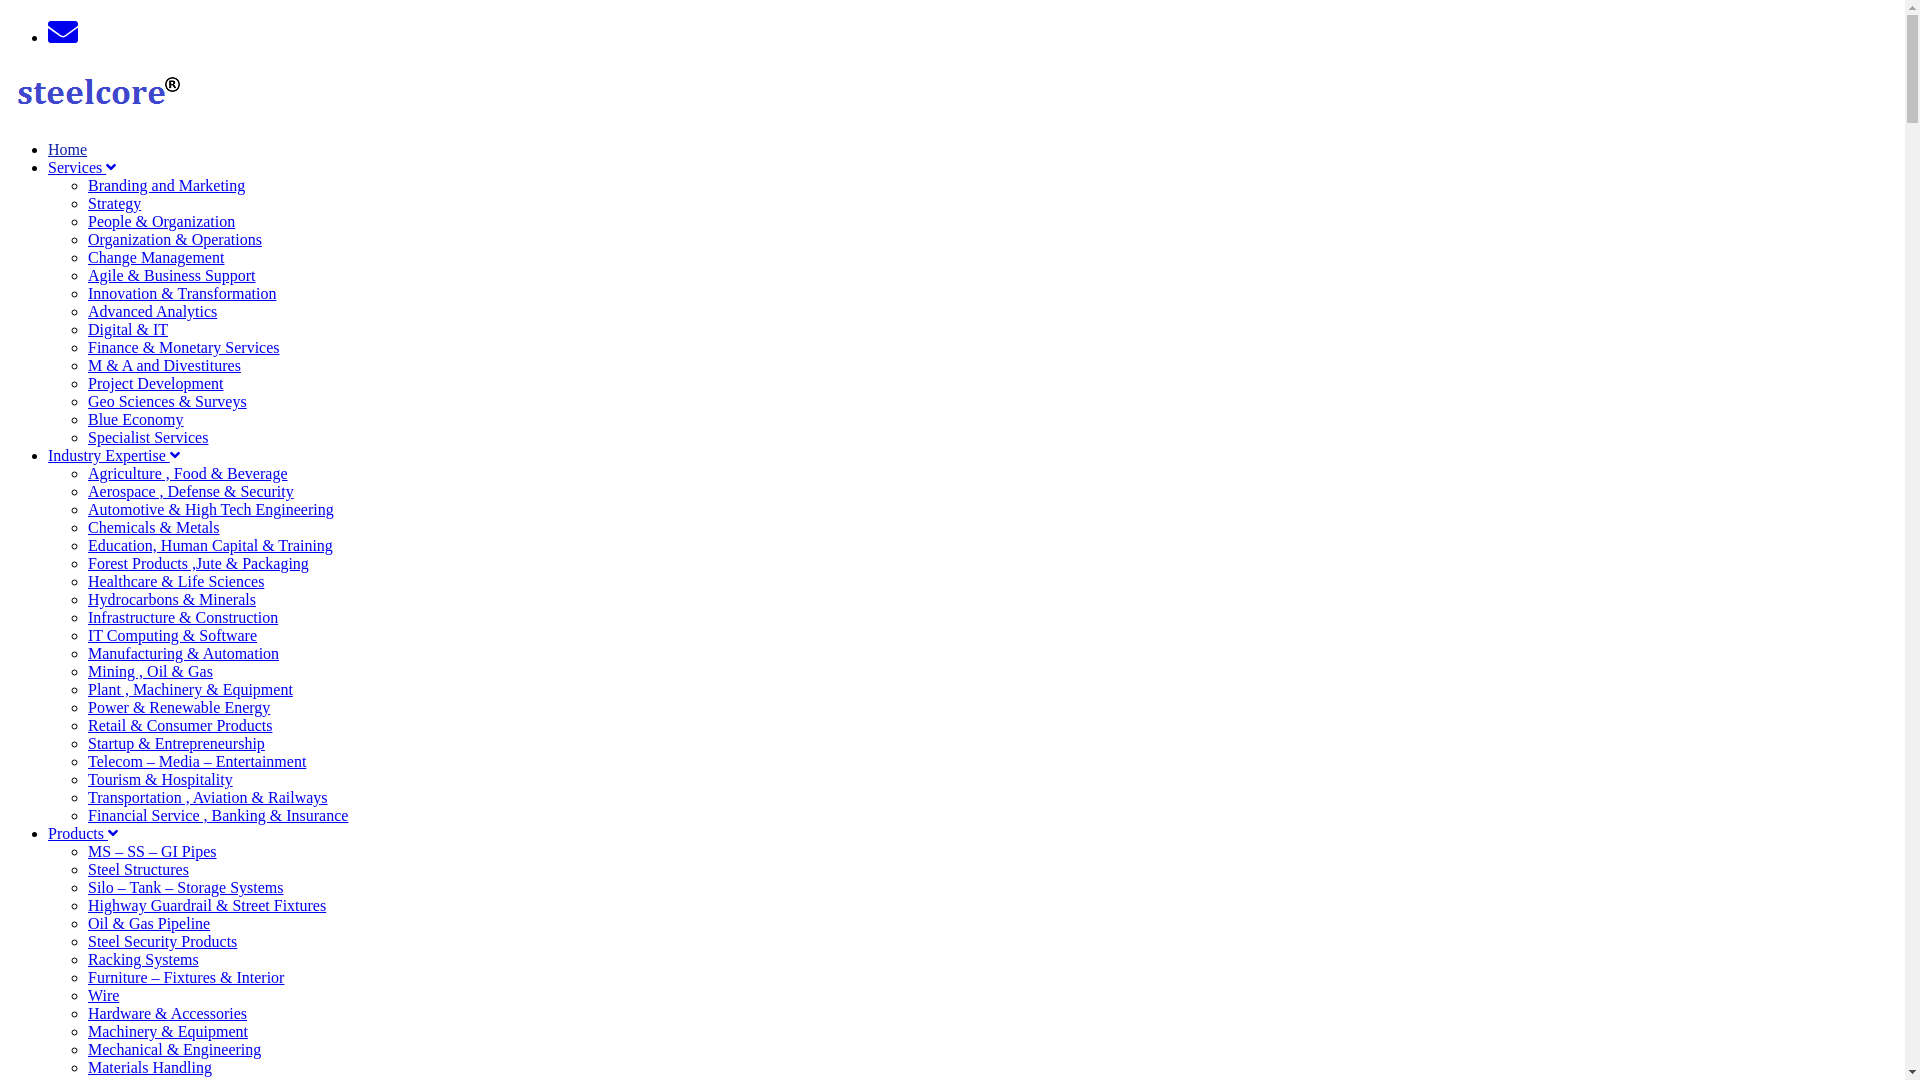 This screenshot has width=1920, height=1080. Describe the element at coordinates (160, 778) in the screenshot. I see `'Tourism & Hospitality'` at that location.